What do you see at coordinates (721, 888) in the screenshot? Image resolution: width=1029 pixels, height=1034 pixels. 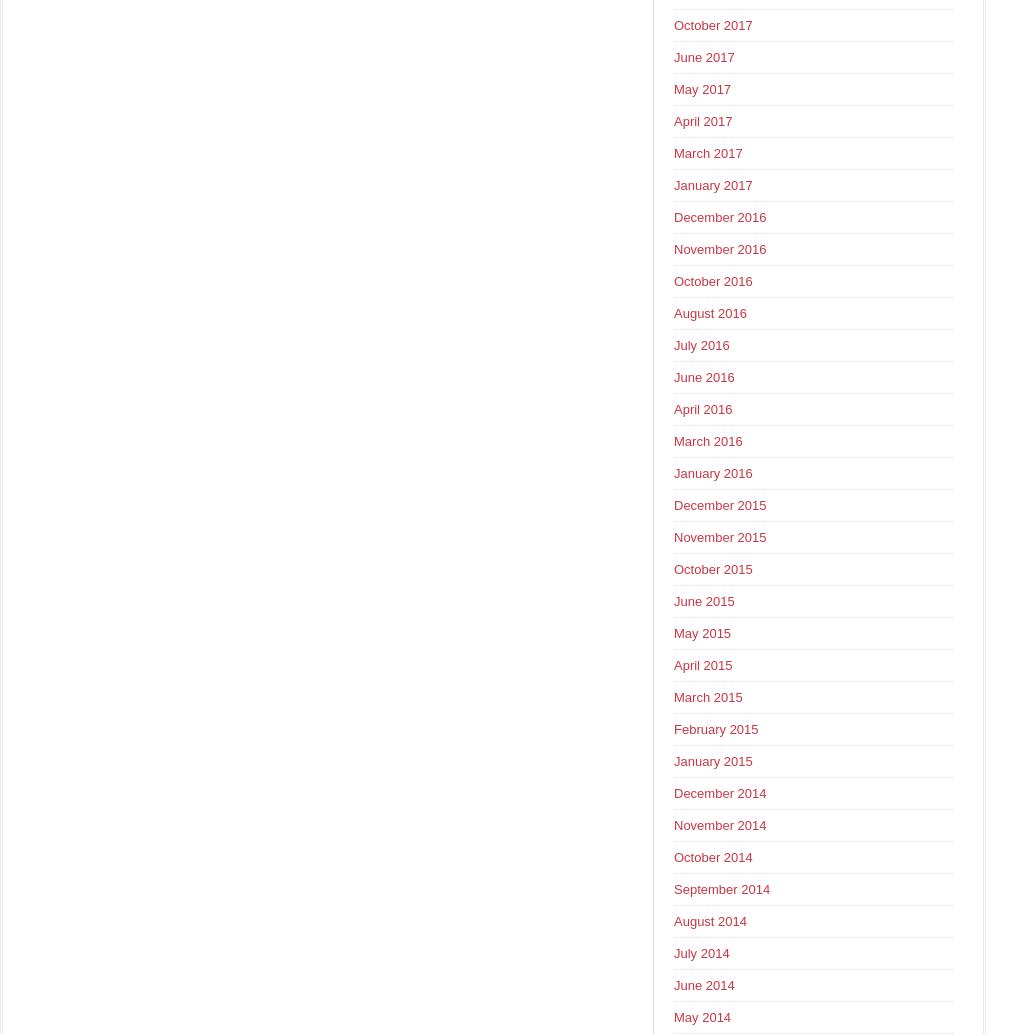 I see `'September 2014'` at bounding box center [721, 888].